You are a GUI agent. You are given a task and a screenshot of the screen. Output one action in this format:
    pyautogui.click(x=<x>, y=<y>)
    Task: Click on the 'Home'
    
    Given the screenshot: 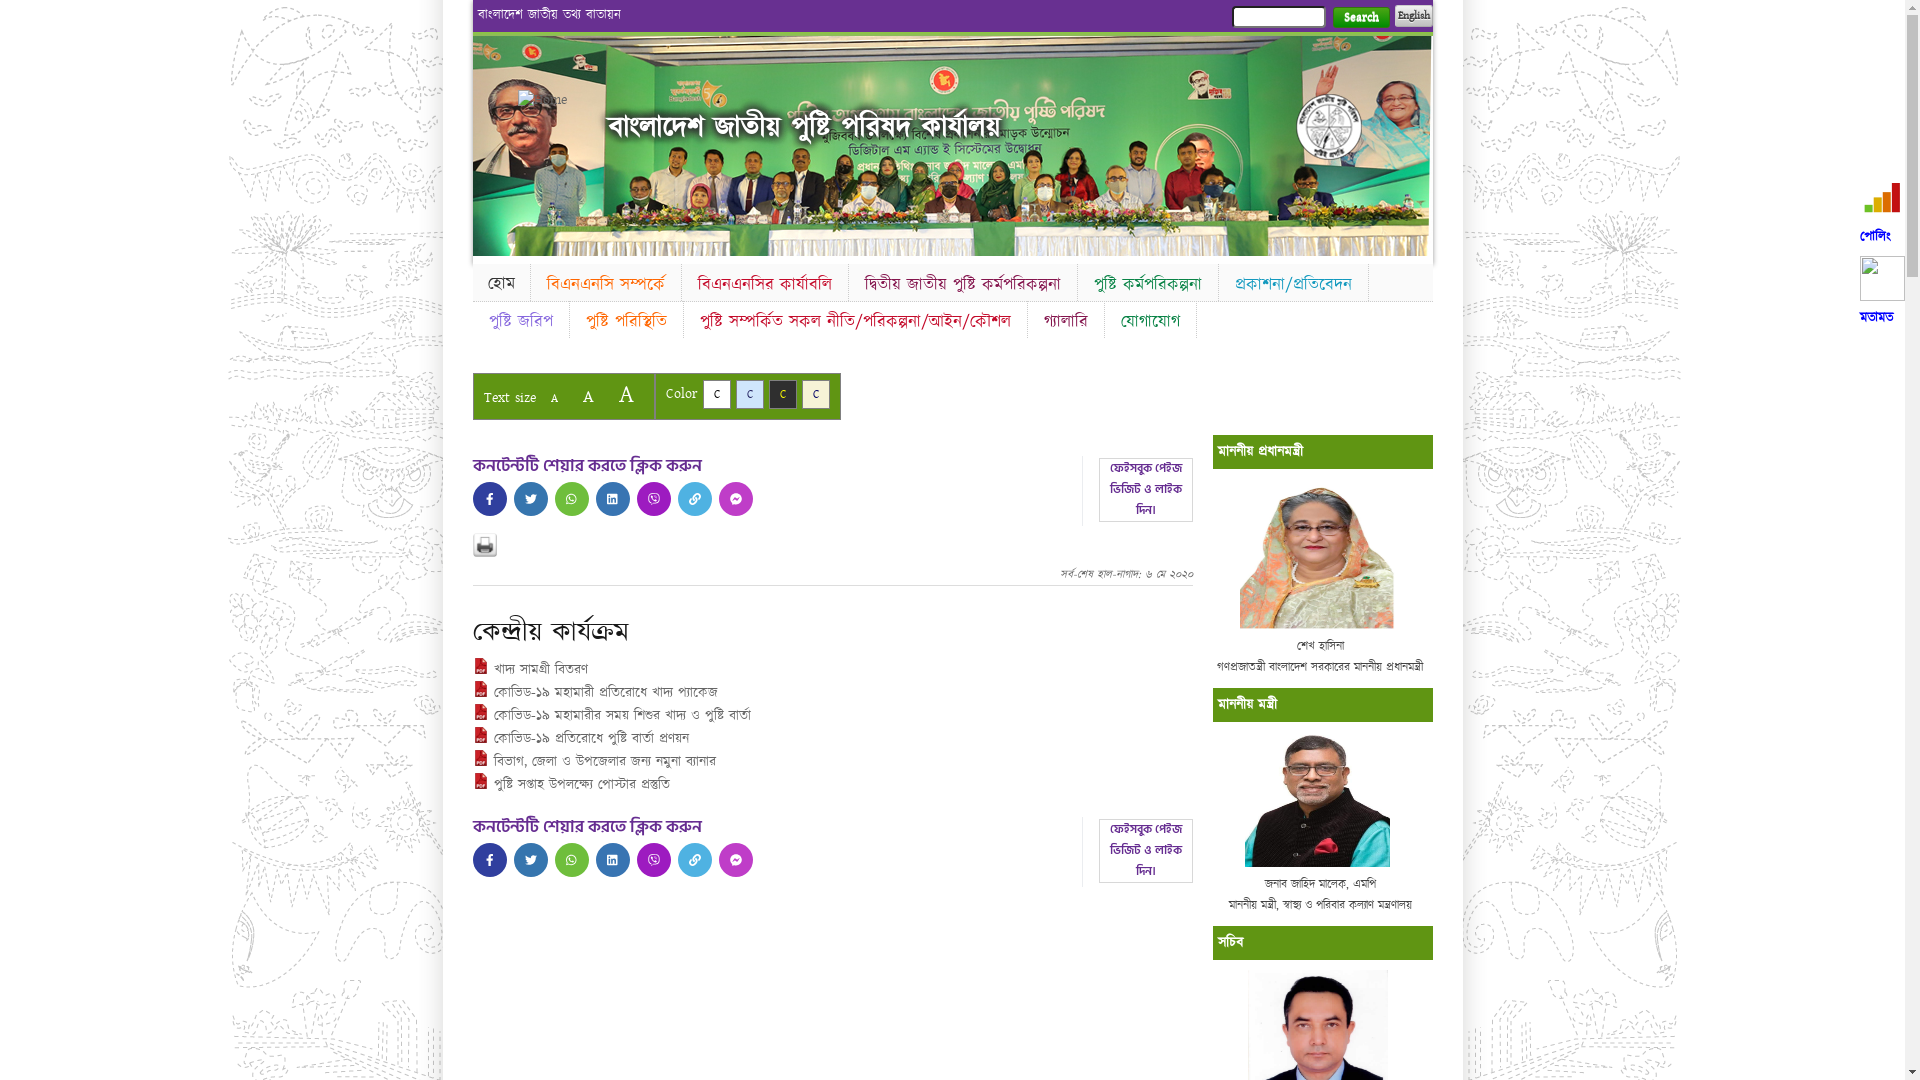 What is the action you would take?
    pyautogui.click(x=518, y=100)
    